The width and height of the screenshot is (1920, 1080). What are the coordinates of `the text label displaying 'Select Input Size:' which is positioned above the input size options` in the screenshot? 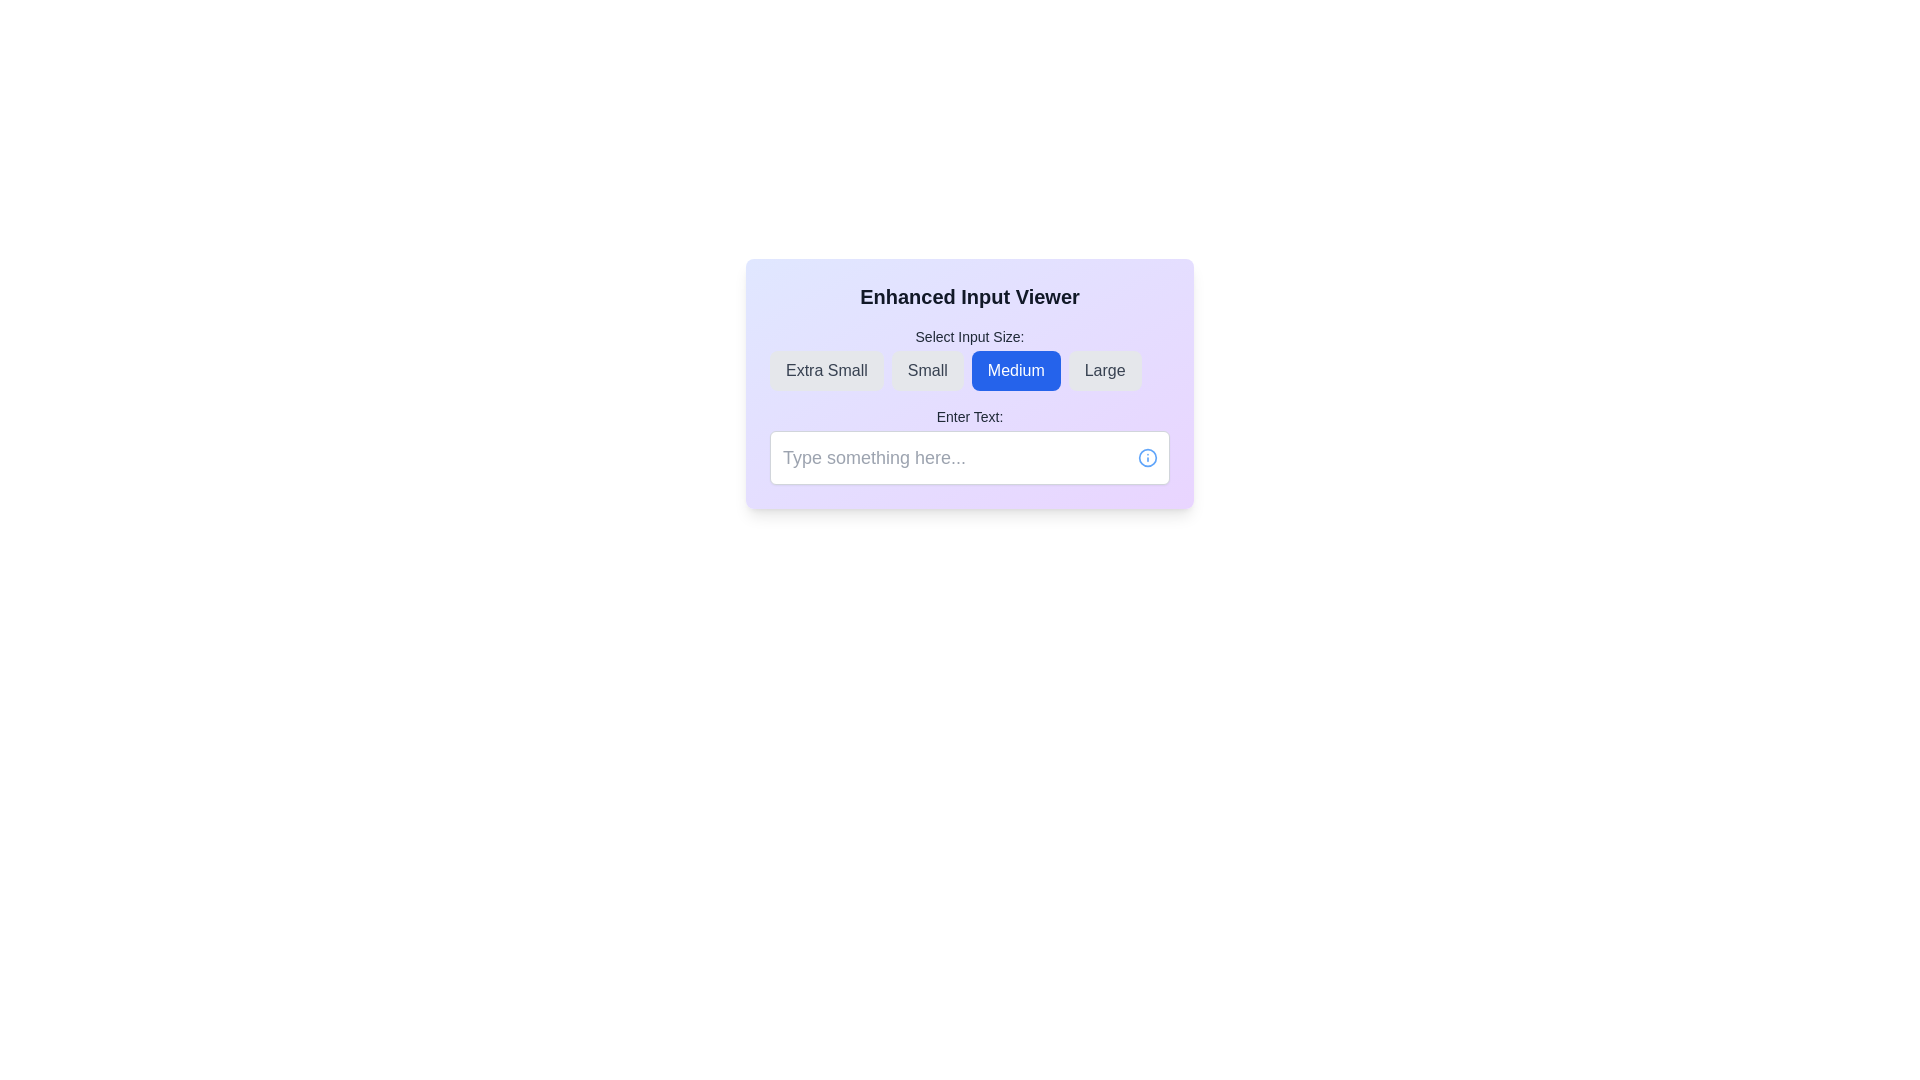 It's located at (969, 335).